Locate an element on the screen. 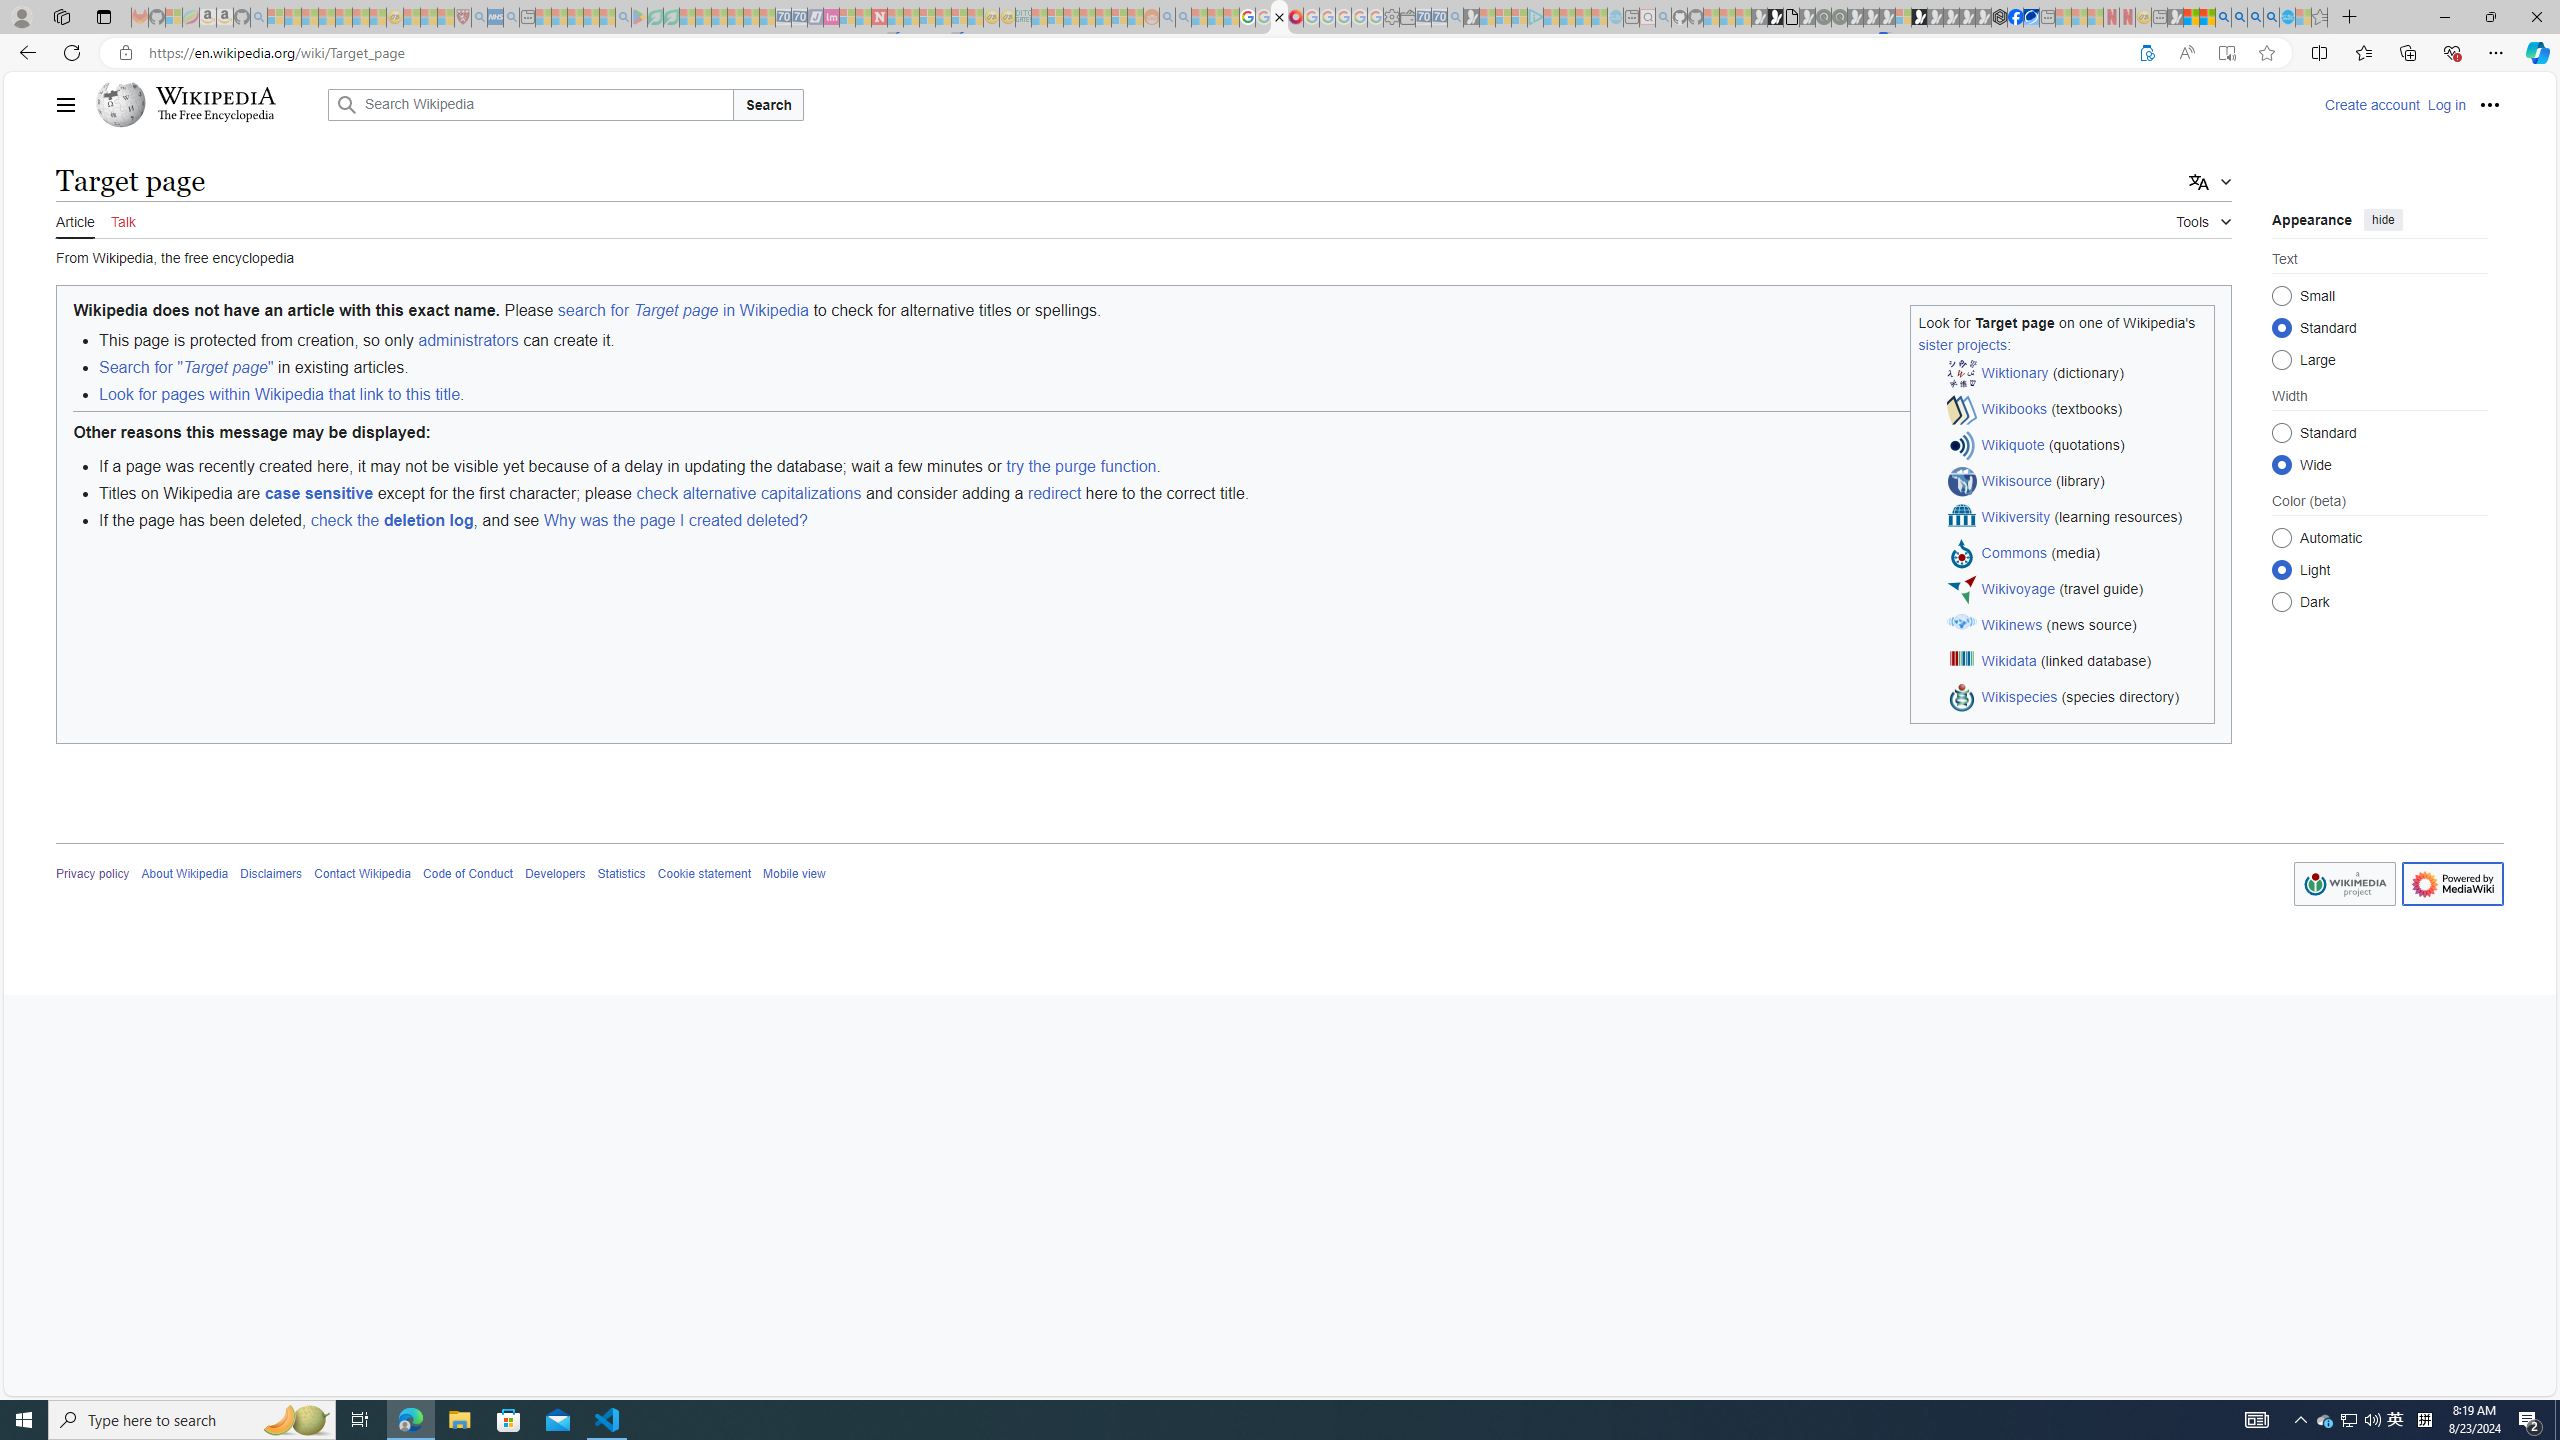 Image resolution: width=2560 pixels, height=1440 pixels. 'Wikispecies (species directory)' is located at coordinates (2076, 697).